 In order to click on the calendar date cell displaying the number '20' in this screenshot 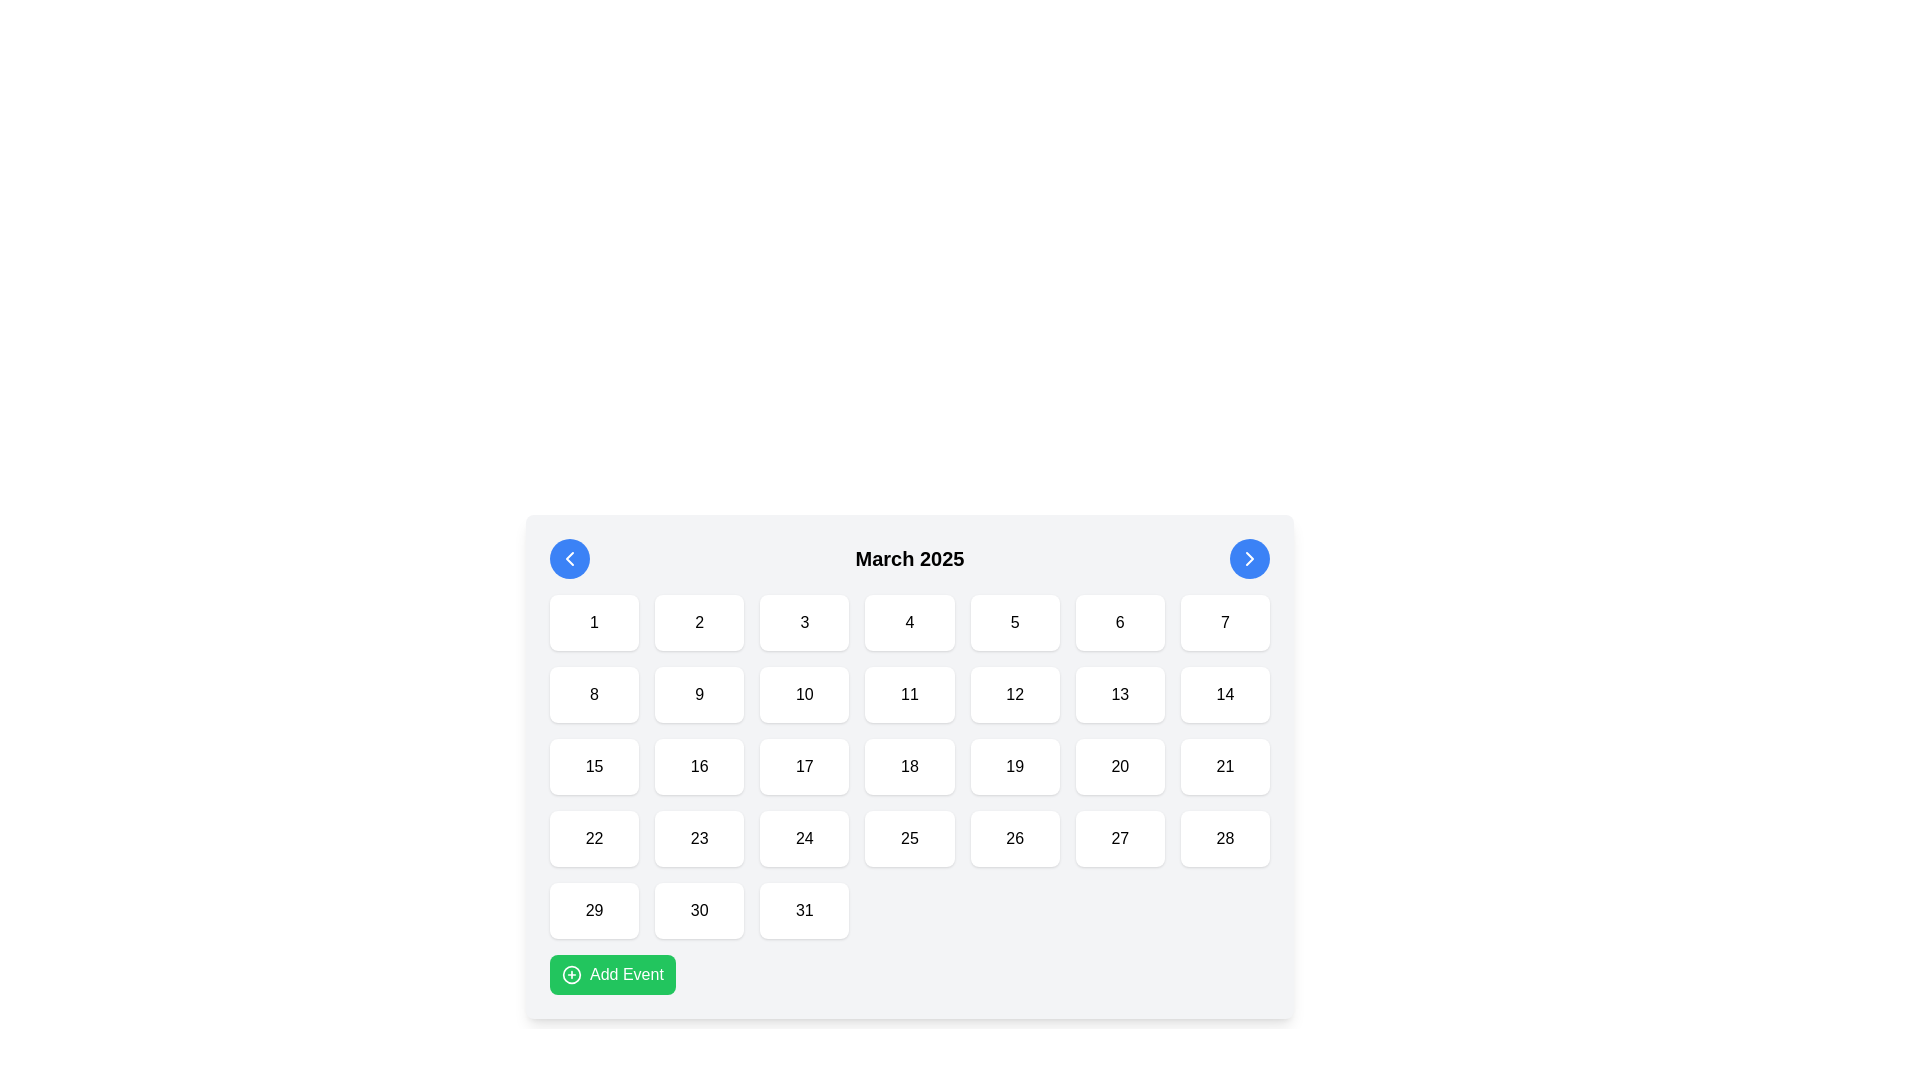, I will do `click(1120, 766)`.